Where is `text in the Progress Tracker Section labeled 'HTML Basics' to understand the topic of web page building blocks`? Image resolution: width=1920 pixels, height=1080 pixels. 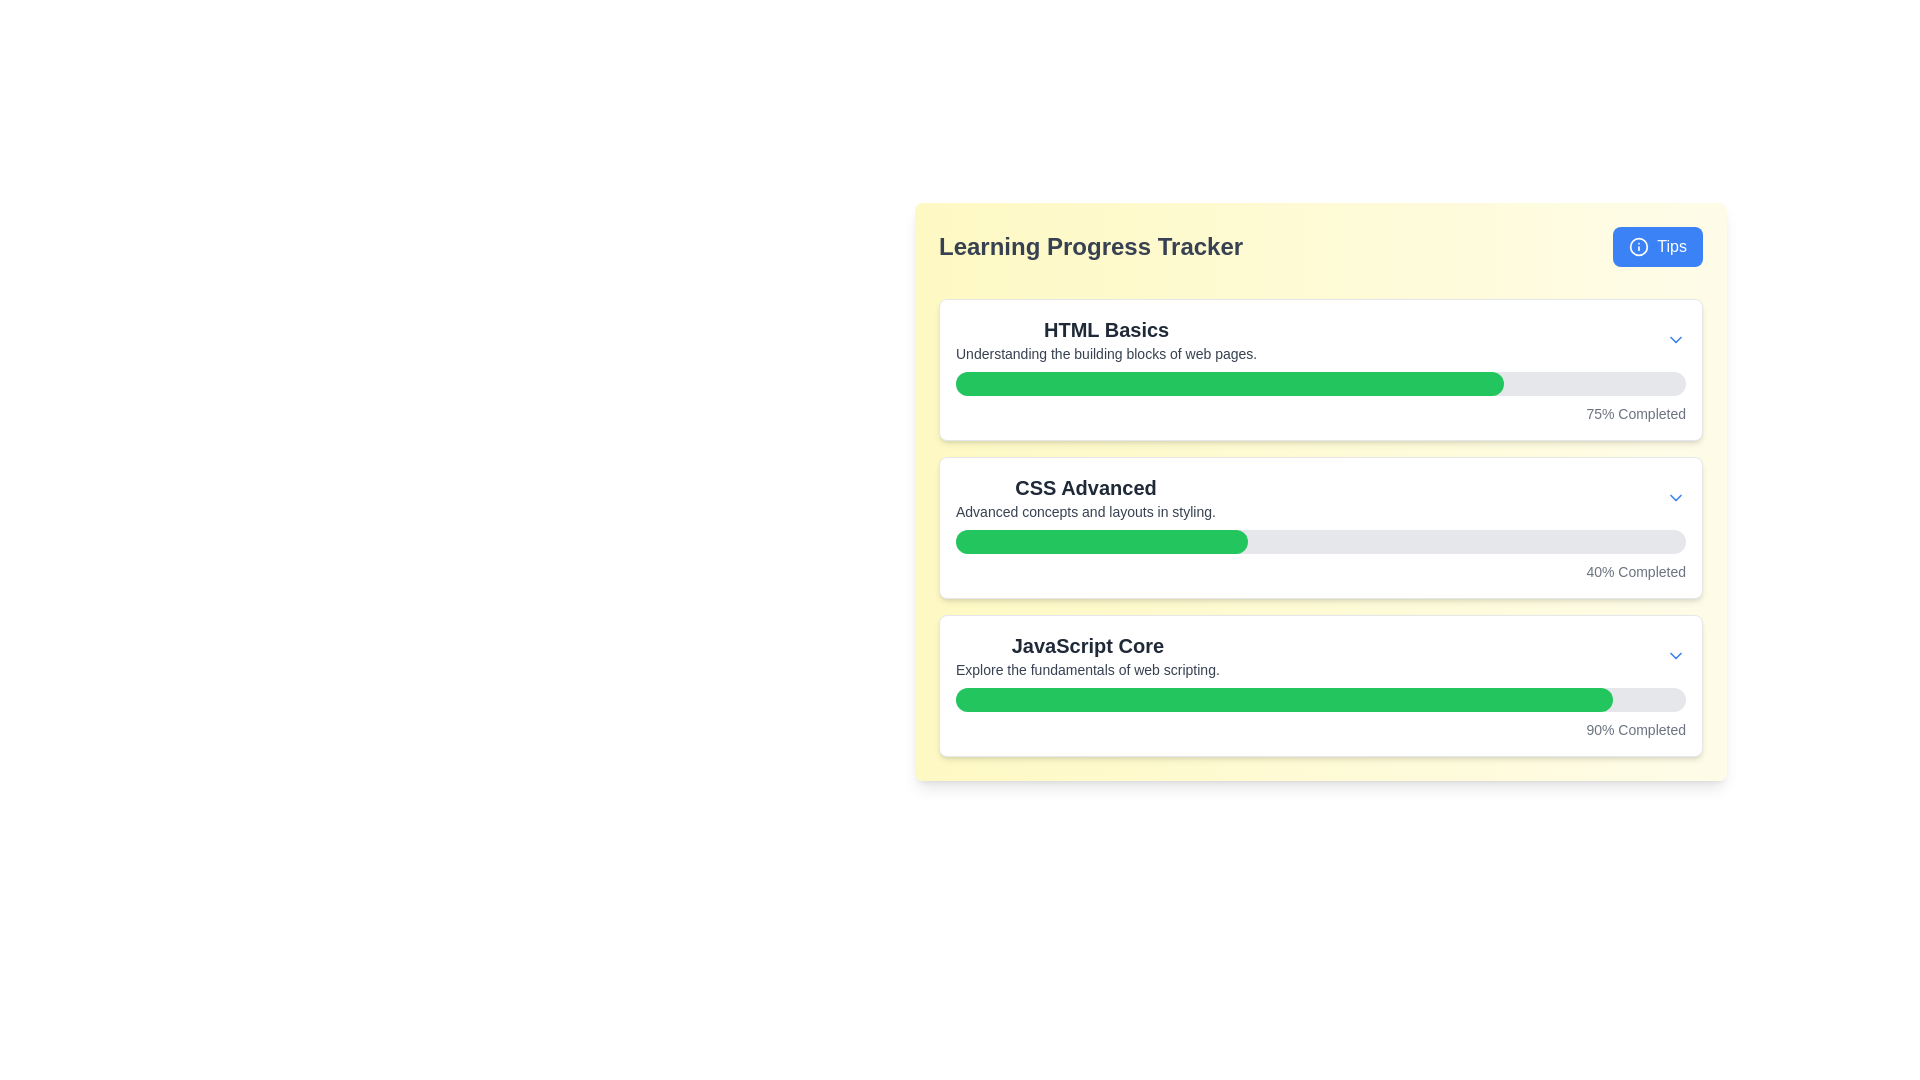
text in the Progress Tracker Section labeled 'HTML Basics' to understand the topic of web page building blocks is located at coordinates (1320, 370).